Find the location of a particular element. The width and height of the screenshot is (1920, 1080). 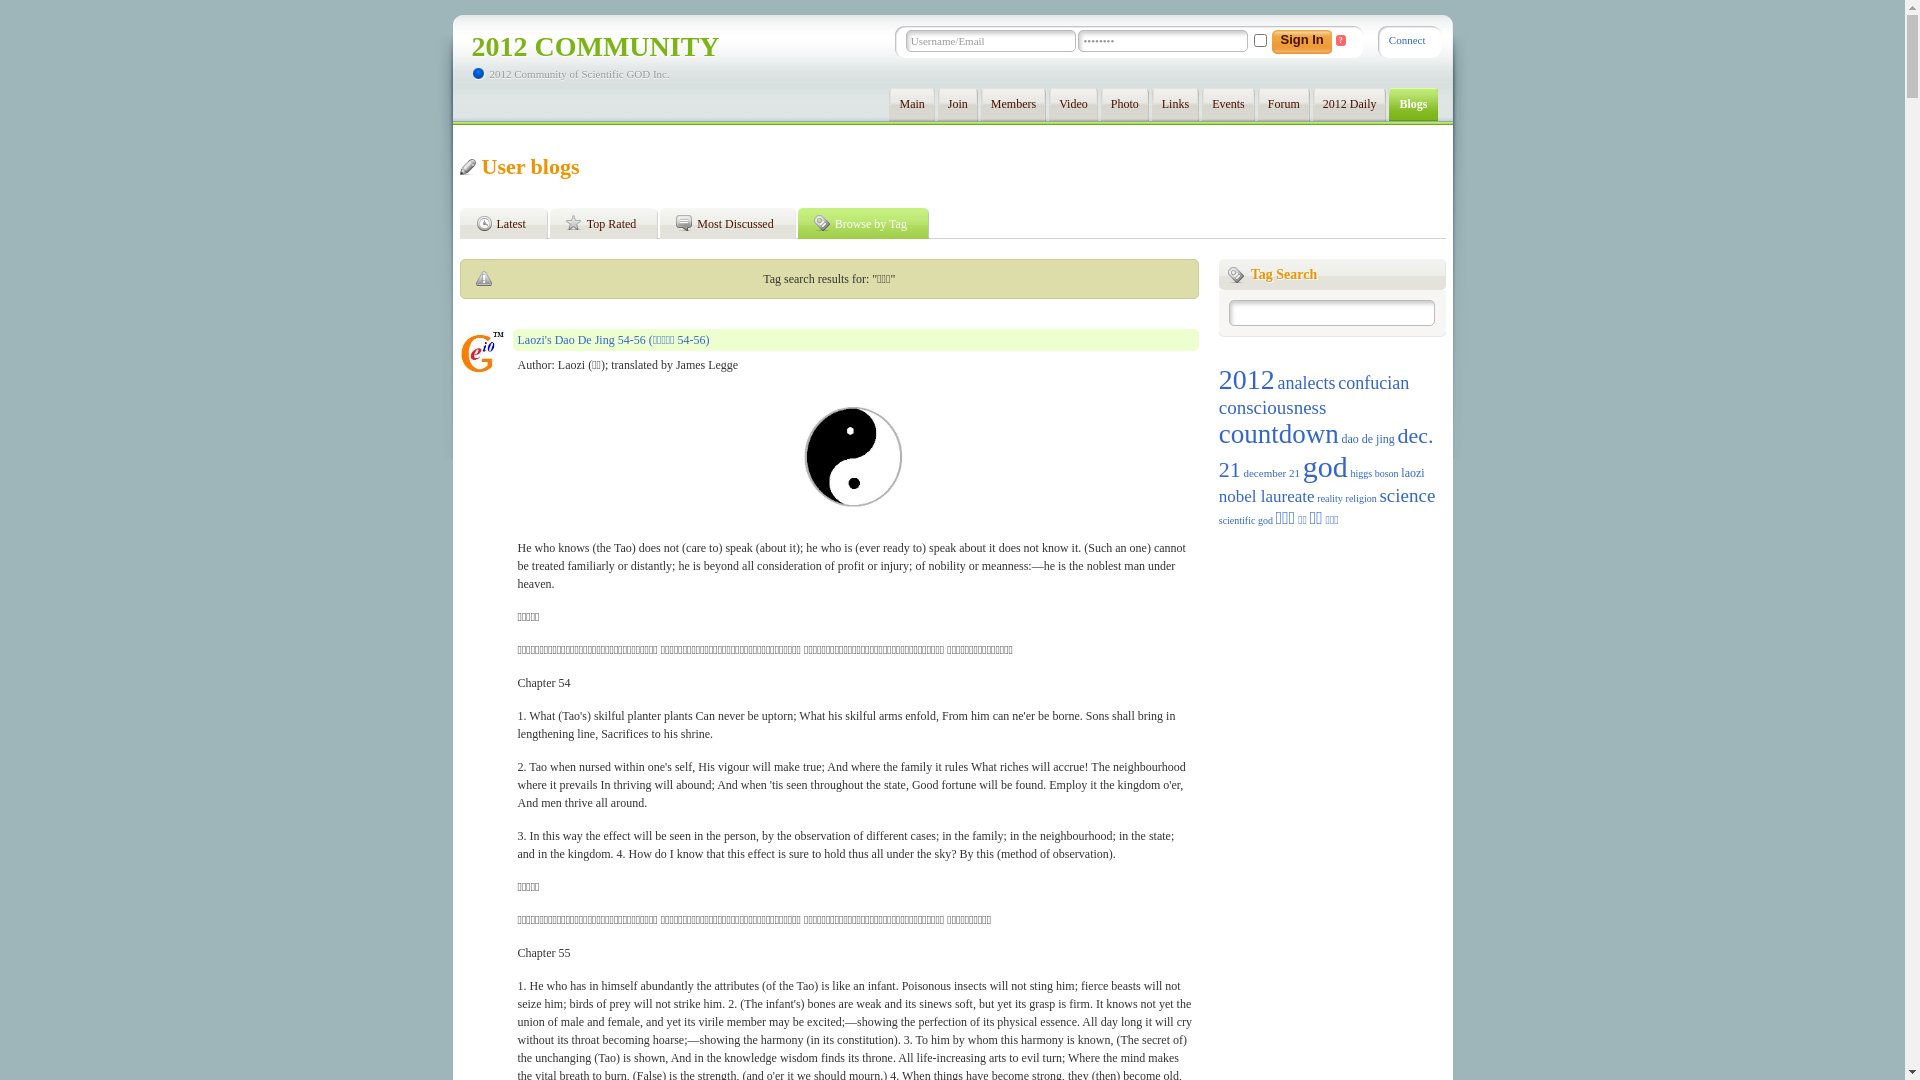

'reality' is located at coordinates (1329, 497).